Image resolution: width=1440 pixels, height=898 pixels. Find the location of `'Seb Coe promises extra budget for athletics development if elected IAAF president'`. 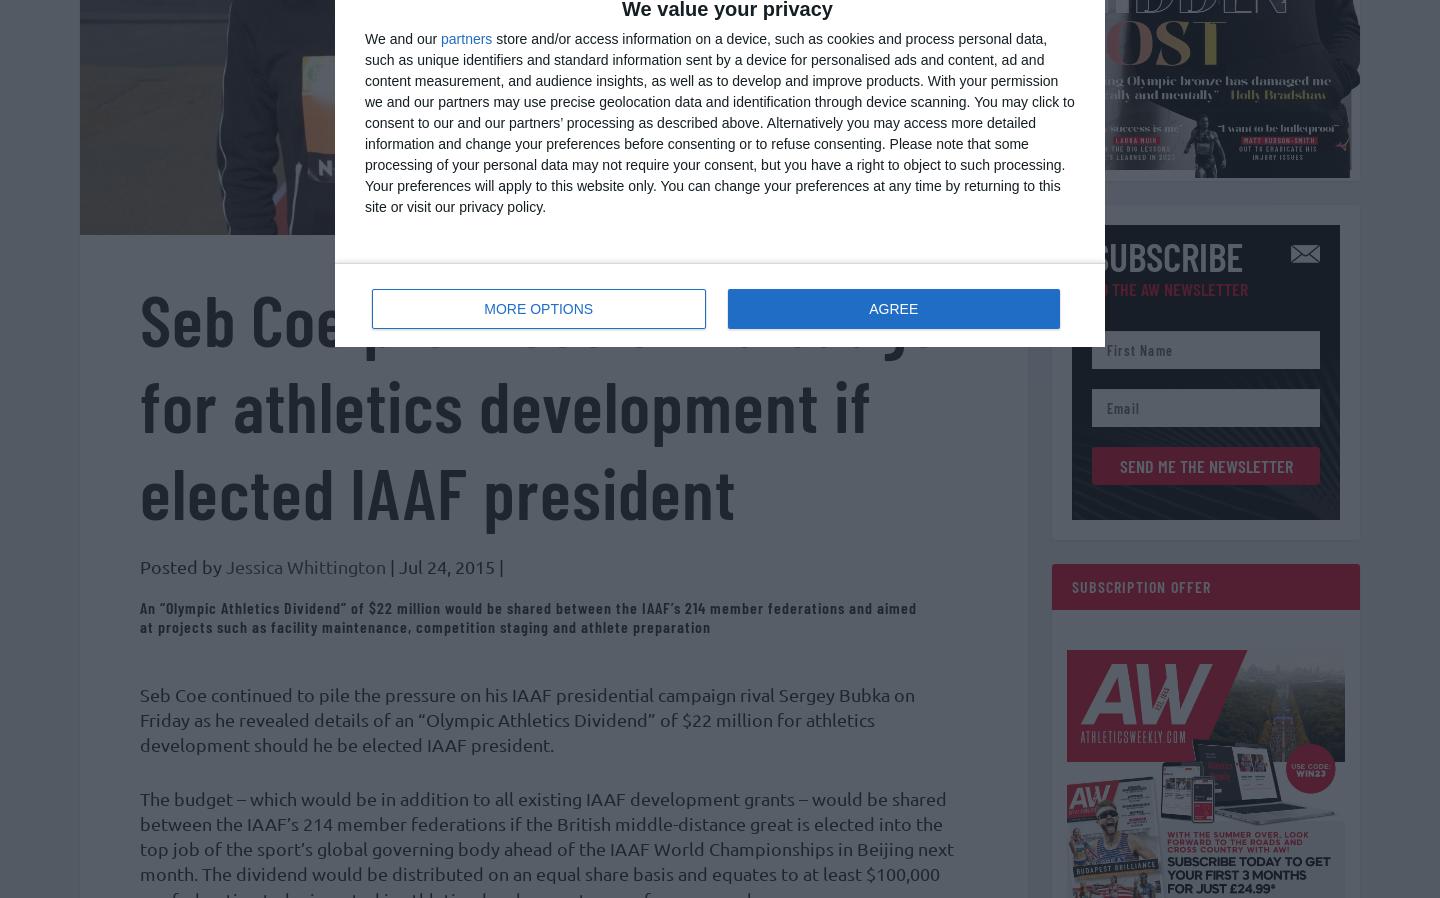

'Seb Coe promises extra budget for athletics development if elected IAAF president' is located at coordinates (550, 414).